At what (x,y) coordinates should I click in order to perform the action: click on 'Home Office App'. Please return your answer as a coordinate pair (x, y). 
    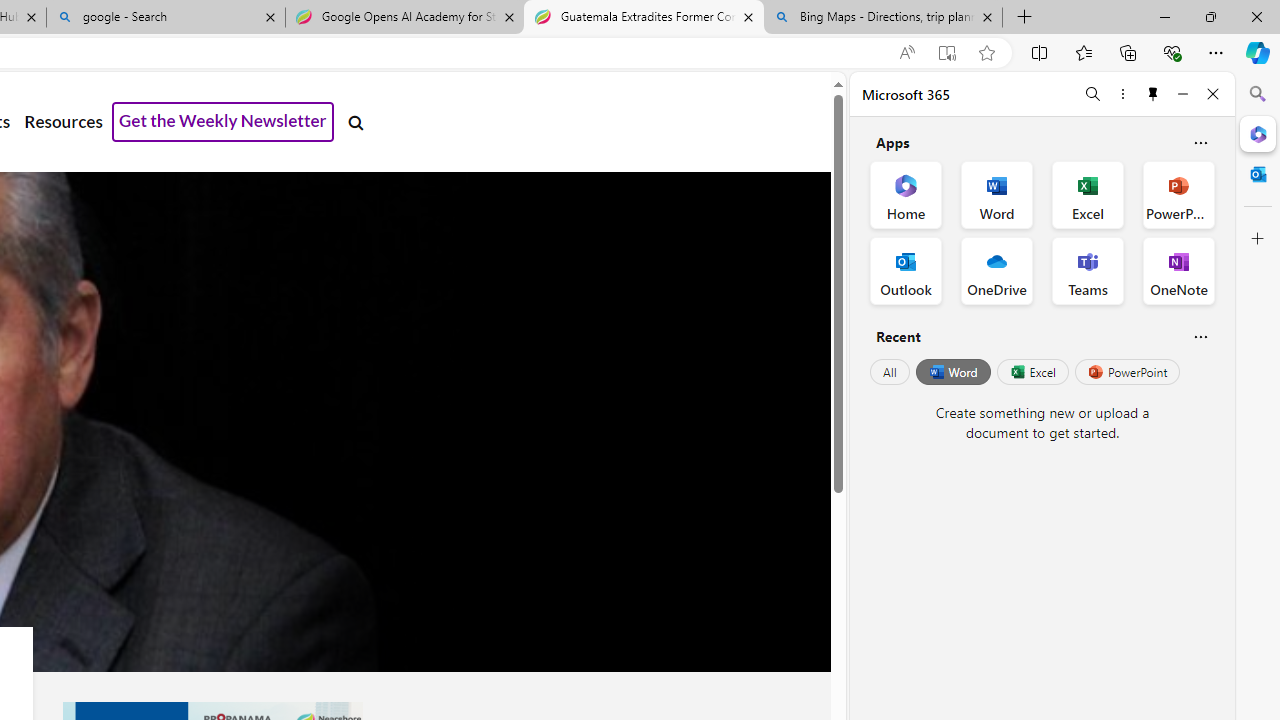
    Looking at the image, I should click on (905, 195).